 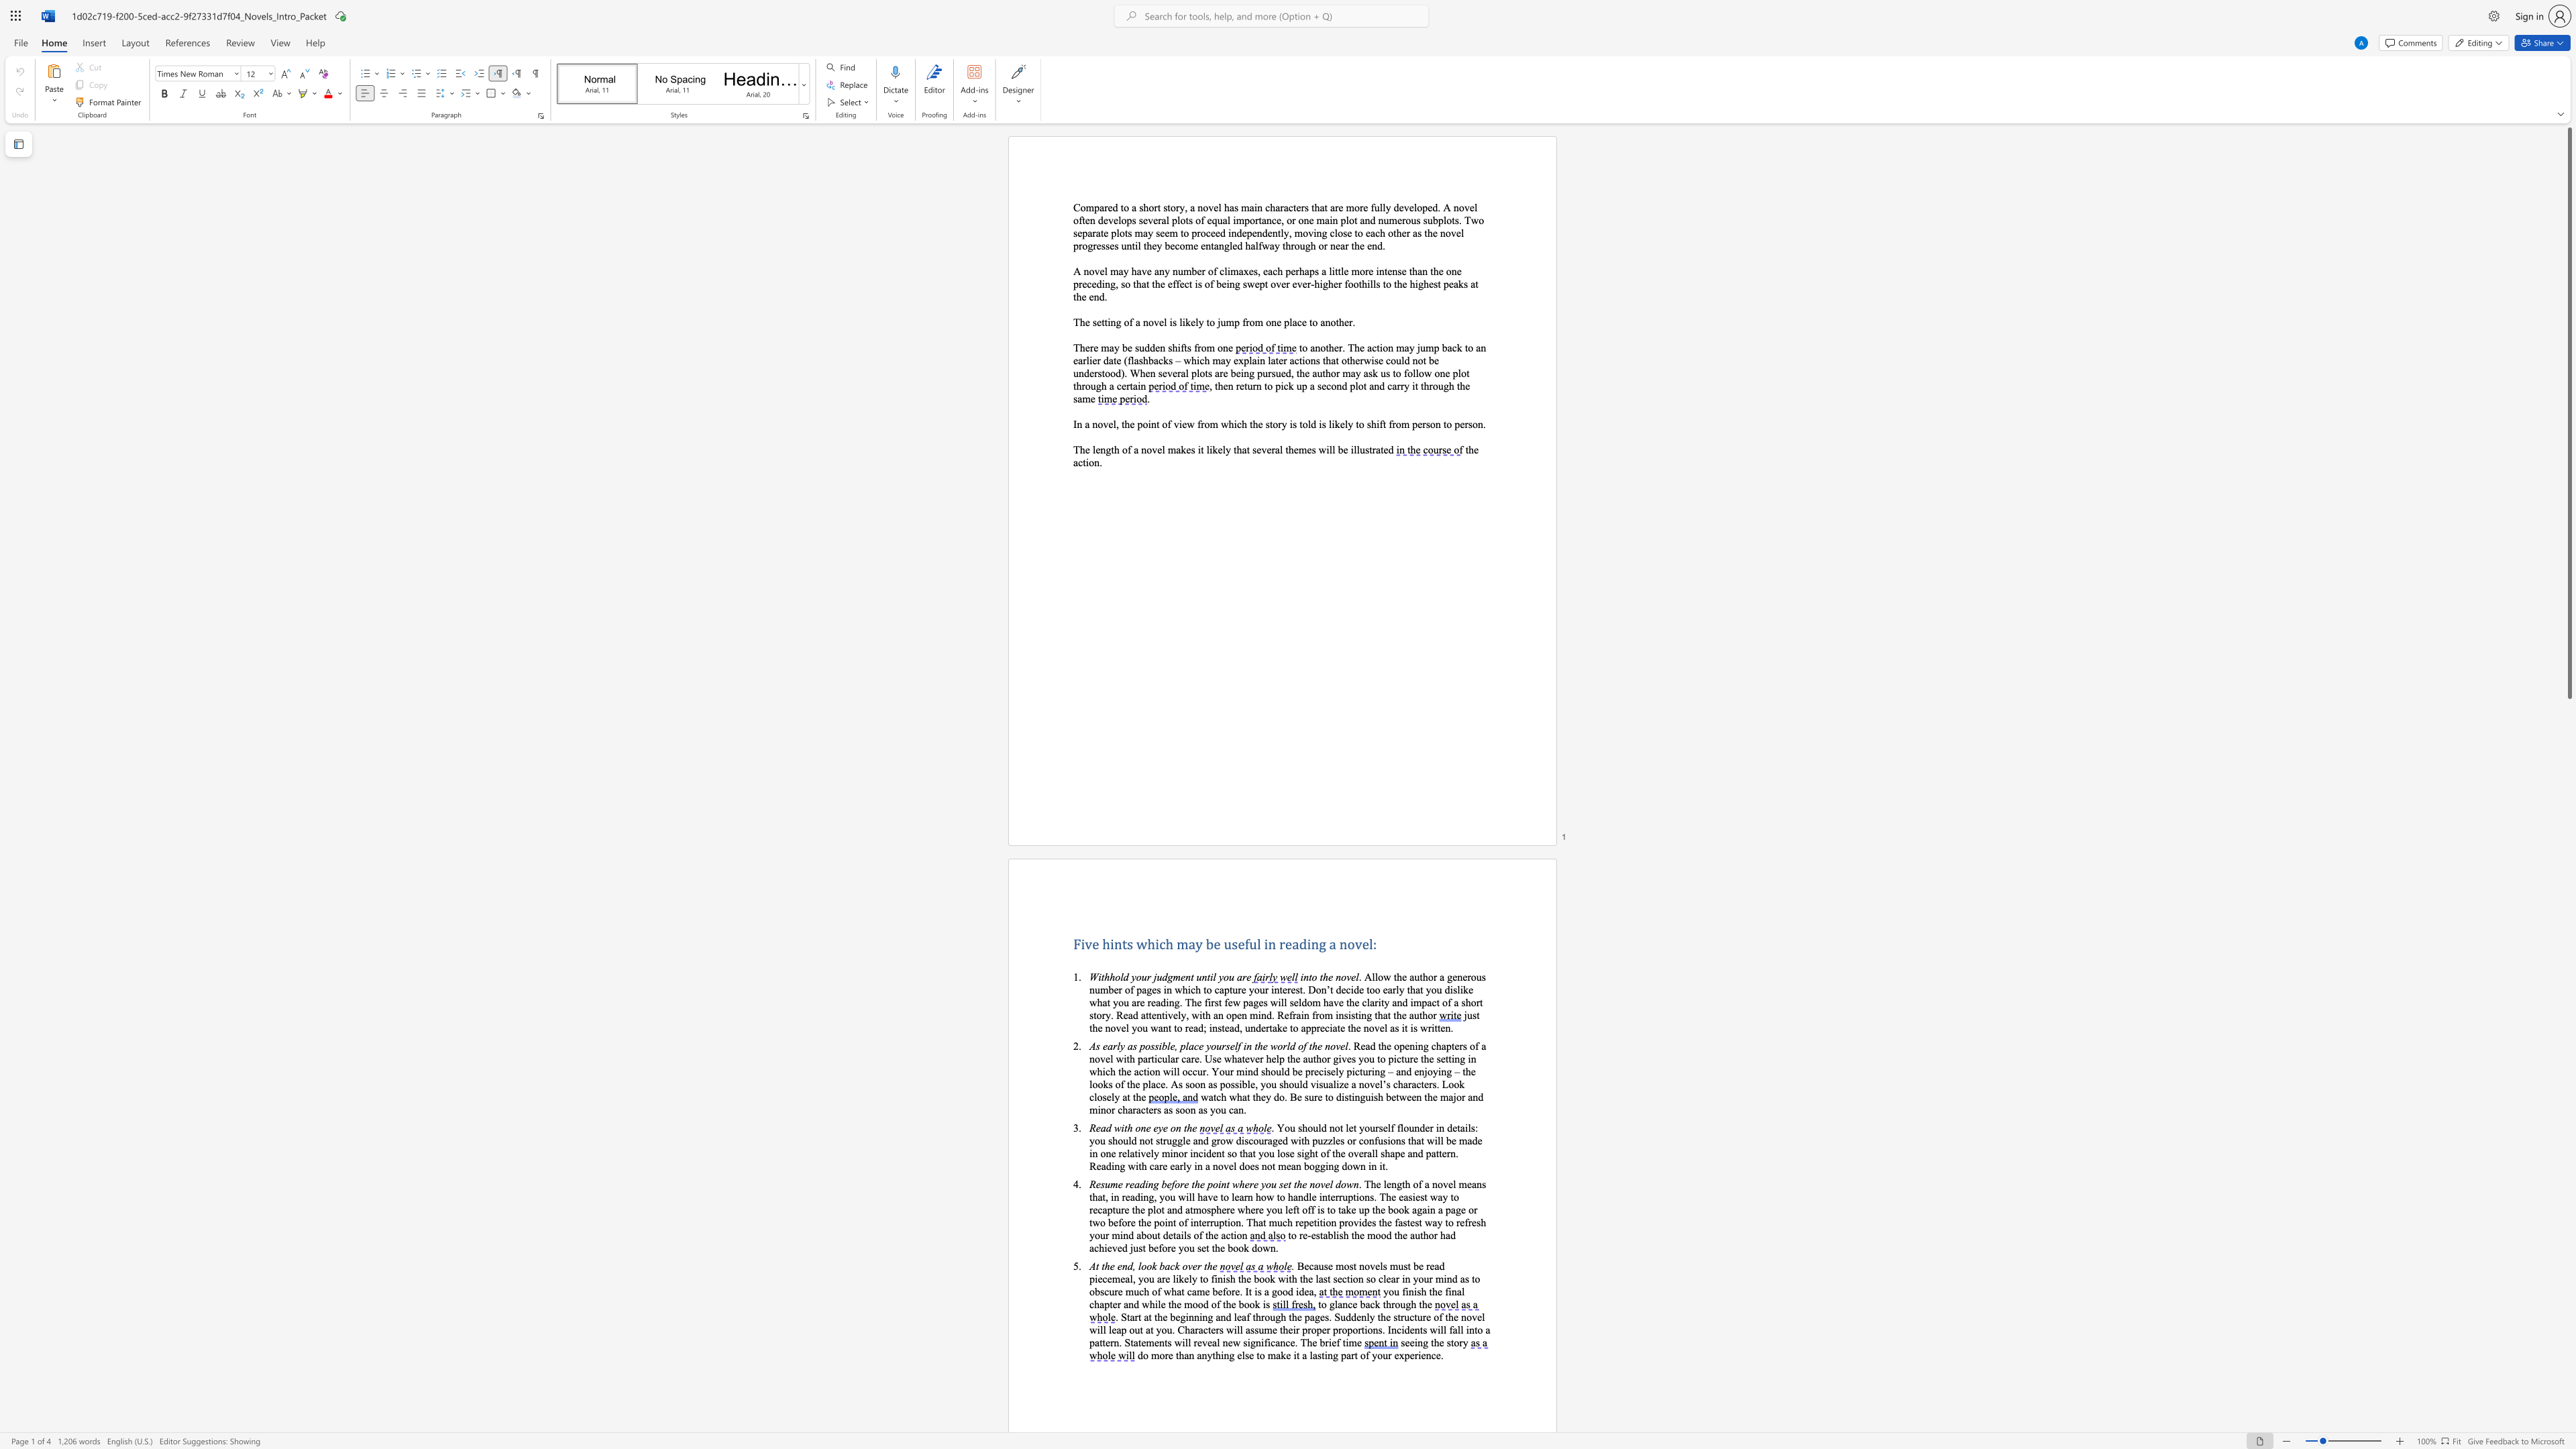 What do you see at coordinates (1218, 1303) in the screenshot?
I see `the 1th character "f" in the text` at bounding box center [1218, 1303].